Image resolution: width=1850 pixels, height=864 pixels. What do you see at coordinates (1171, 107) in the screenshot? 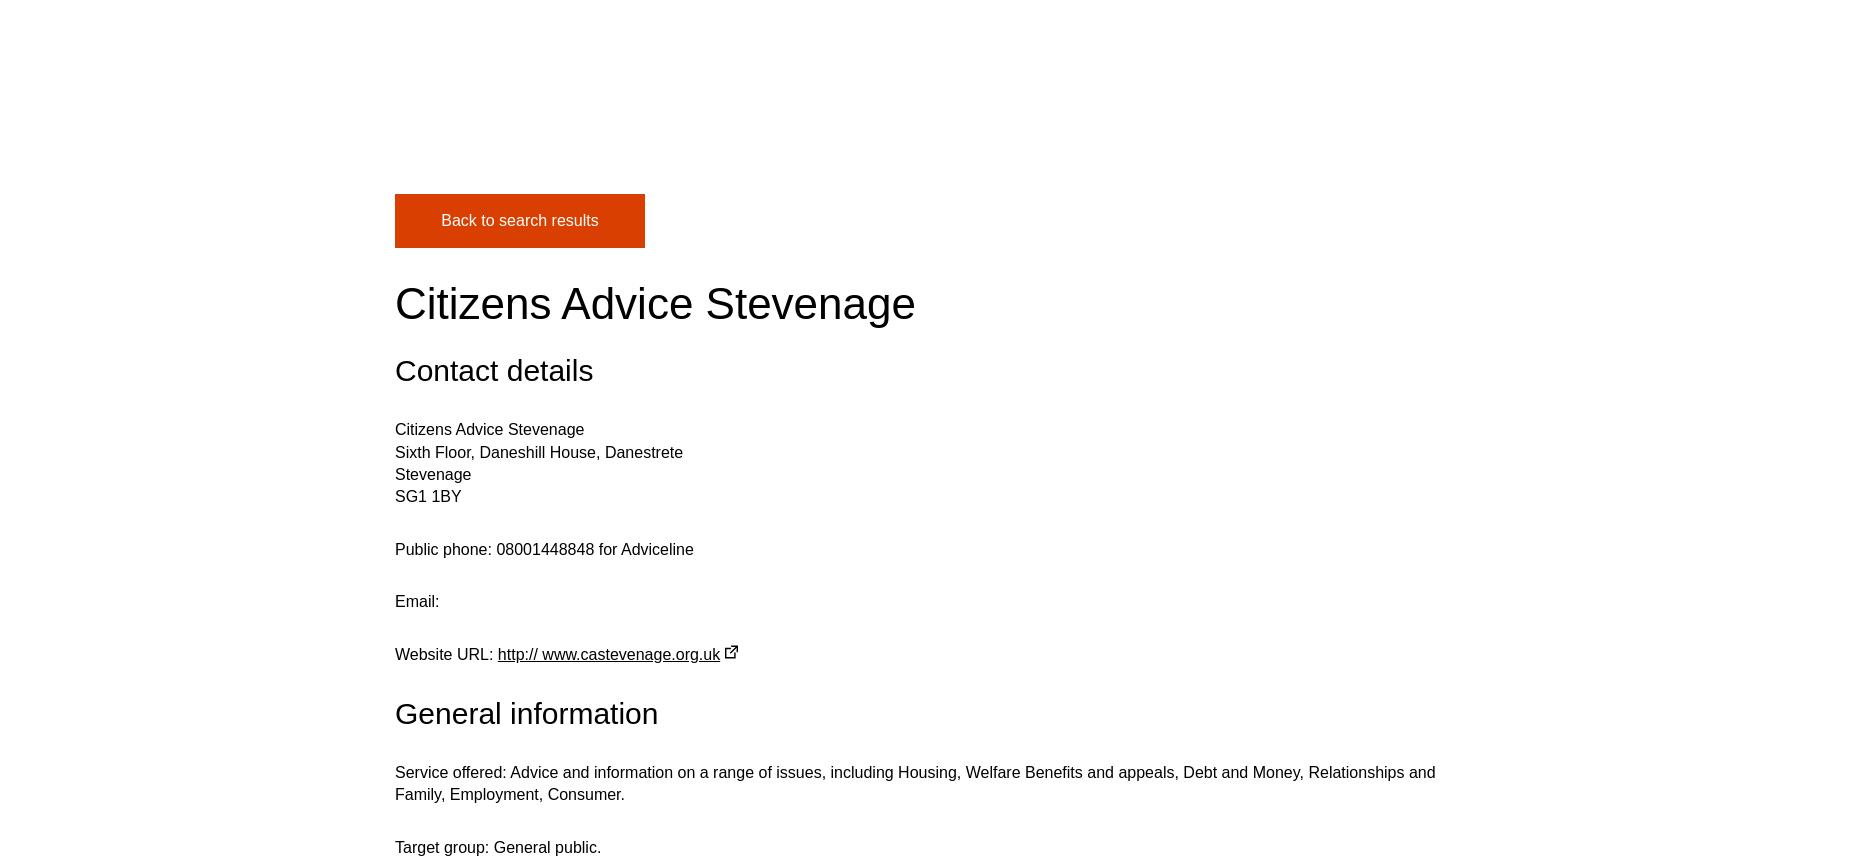
I see `'Services for'` at bounding box center [1171, 107].